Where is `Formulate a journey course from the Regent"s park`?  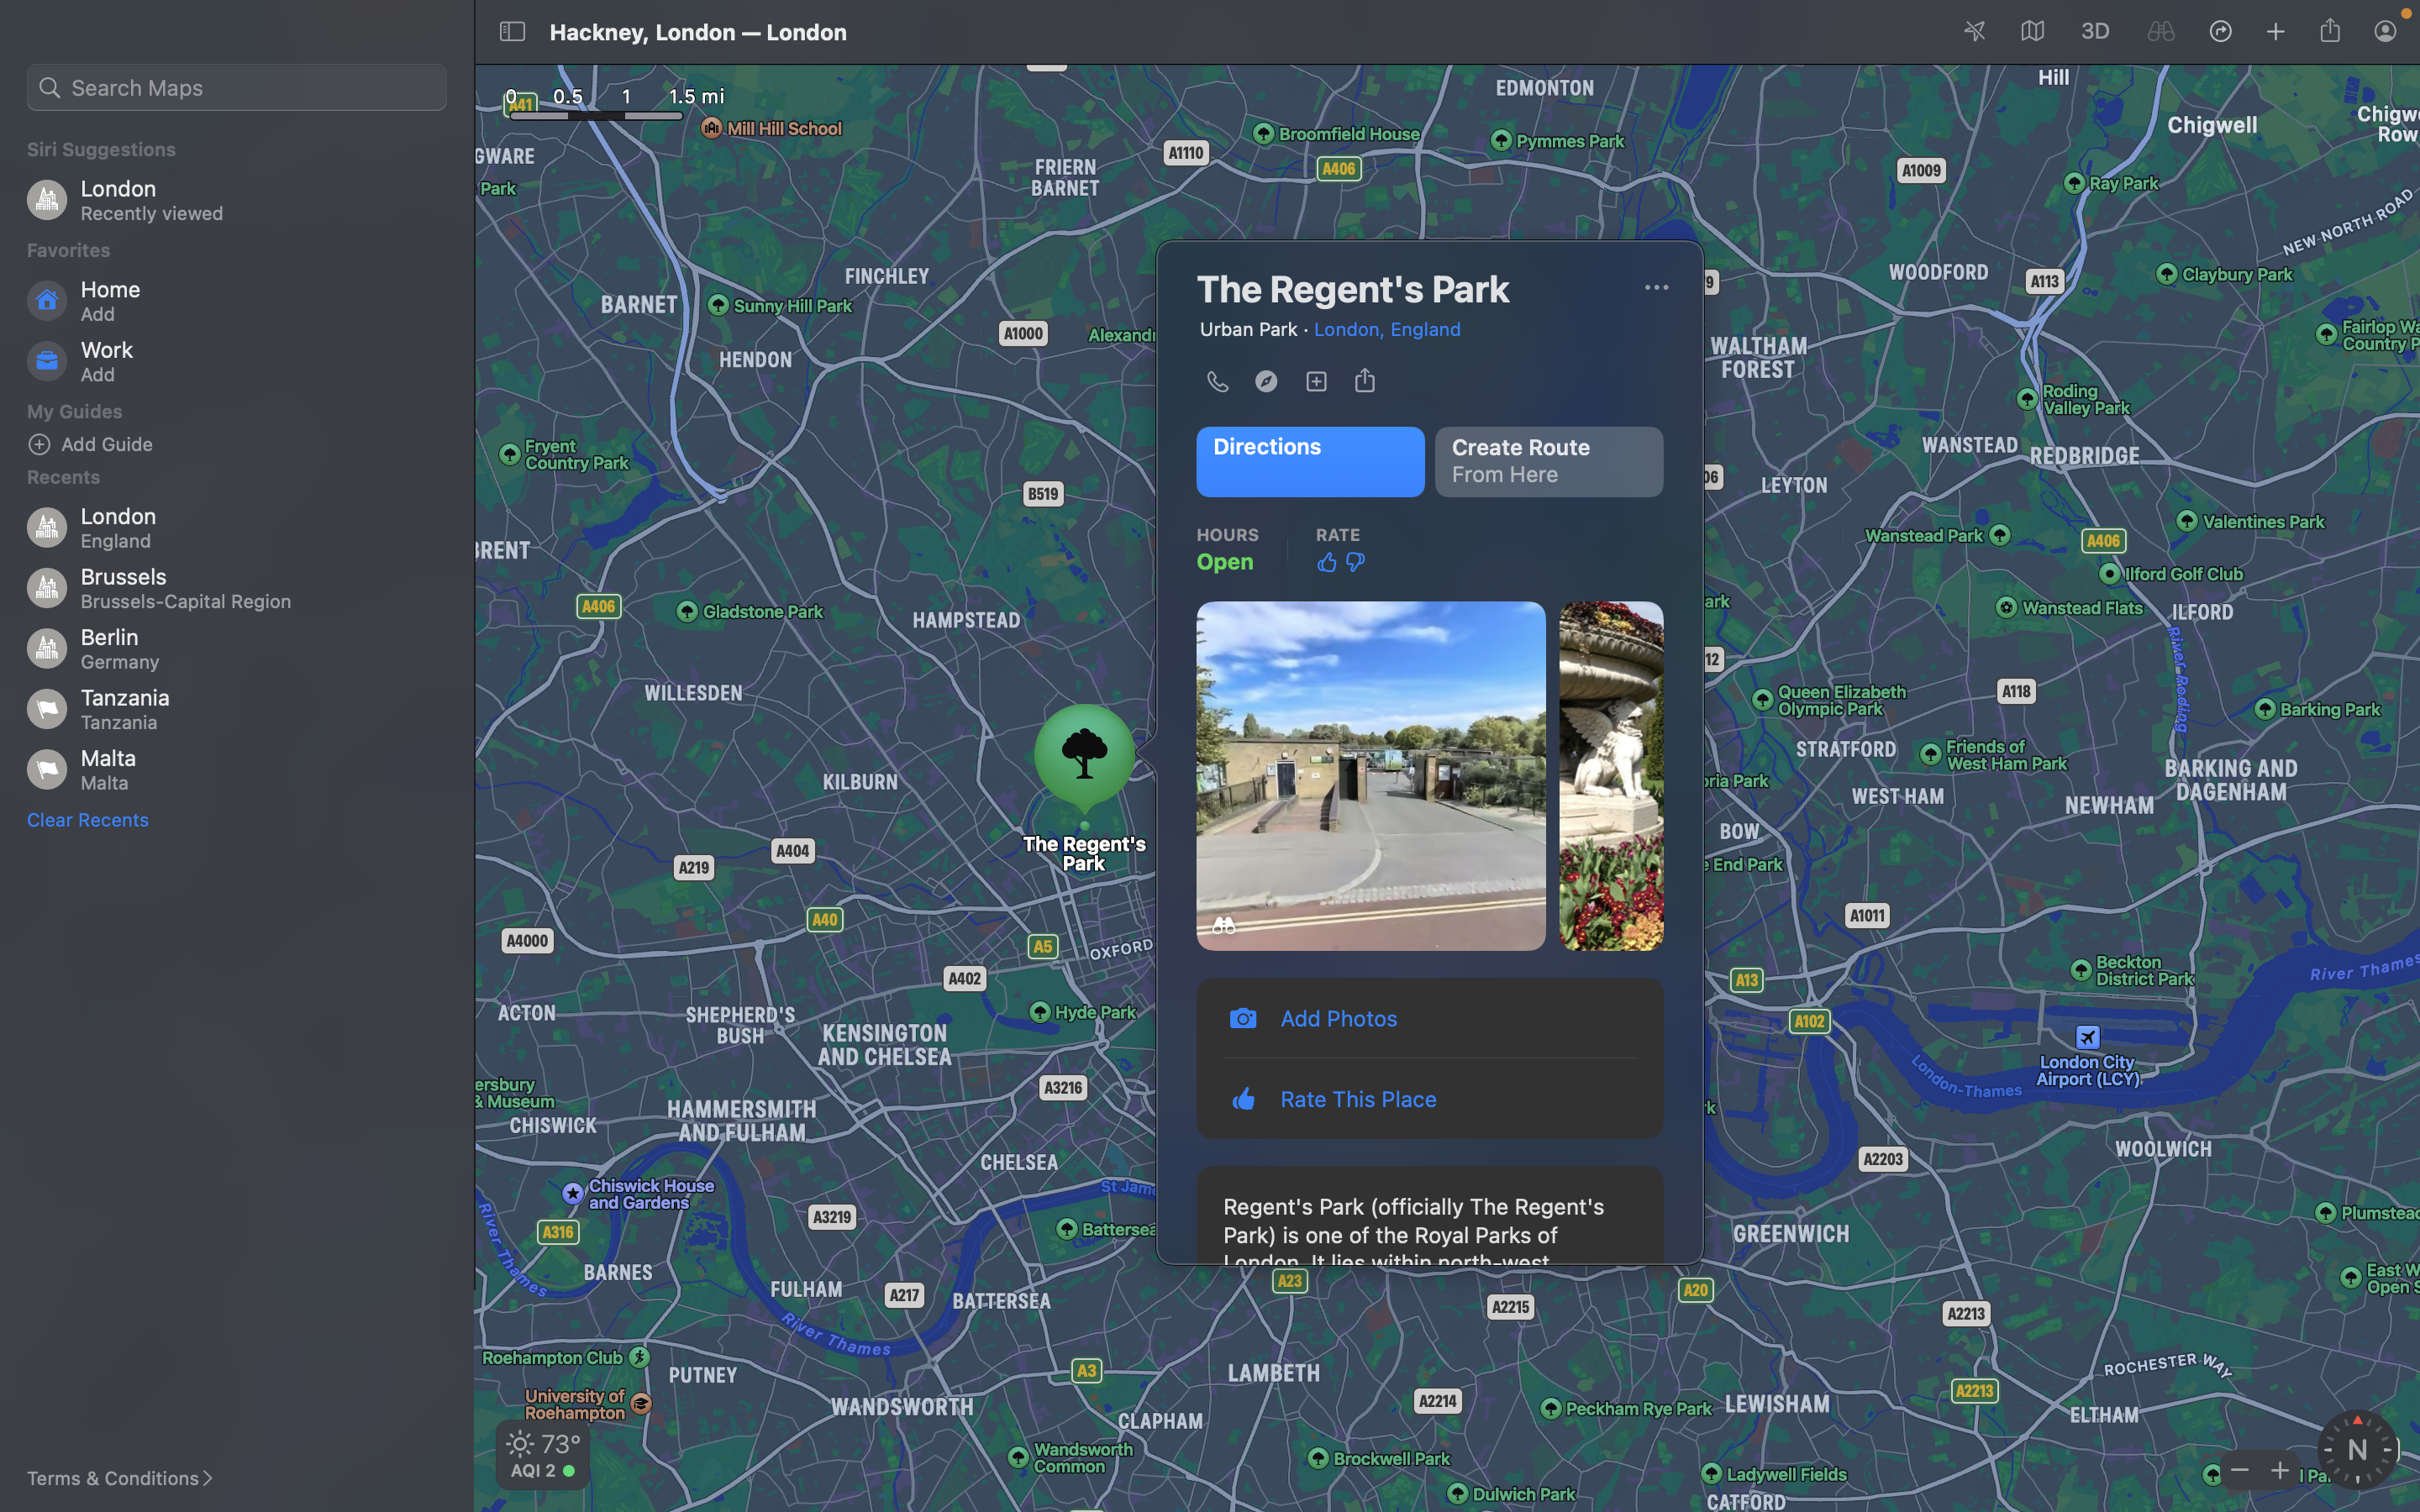 Formulate a journey course from the Regent"s park is located at coordinates (1552, 461).